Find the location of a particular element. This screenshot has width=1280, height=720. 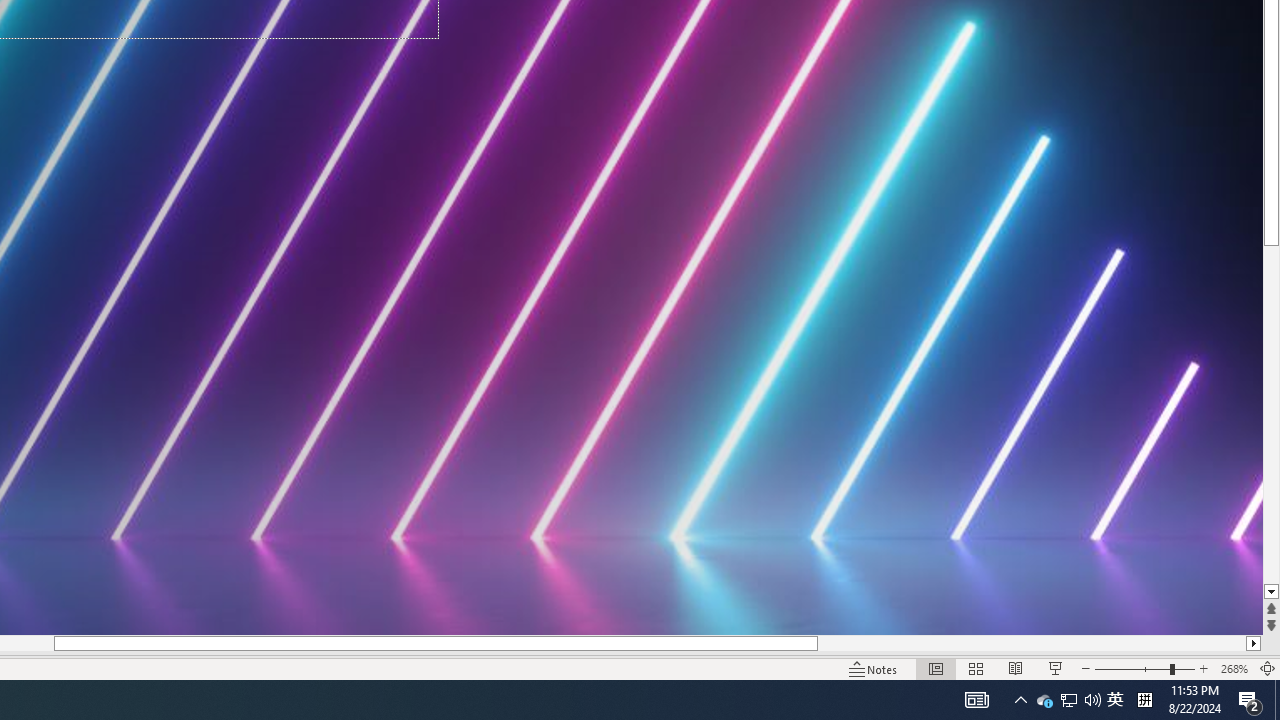

'Zoom Out' is located at coordinates (1132, 669).